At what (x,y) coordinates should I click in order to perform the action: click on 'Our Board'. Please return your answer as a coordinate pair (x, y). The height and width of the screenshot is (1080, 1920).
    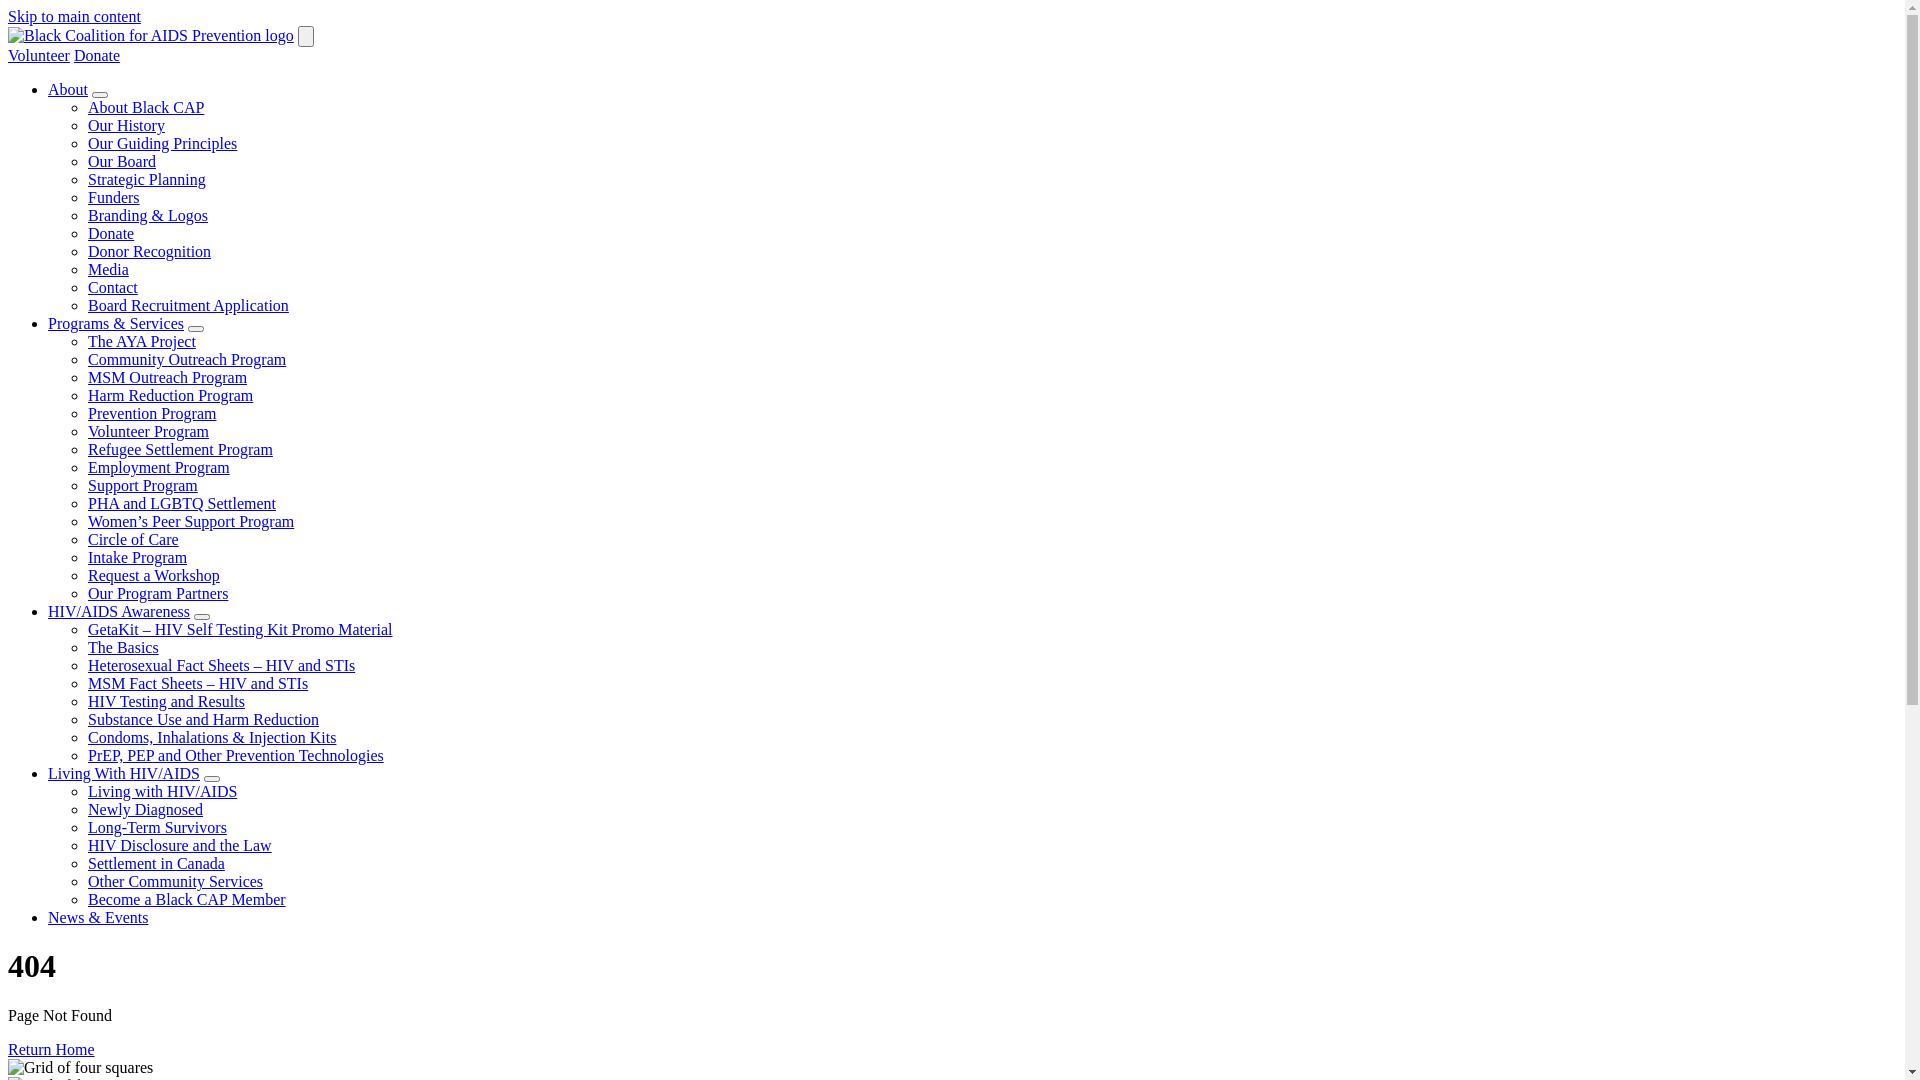
    Looking at the image, I should click on (120, 160).